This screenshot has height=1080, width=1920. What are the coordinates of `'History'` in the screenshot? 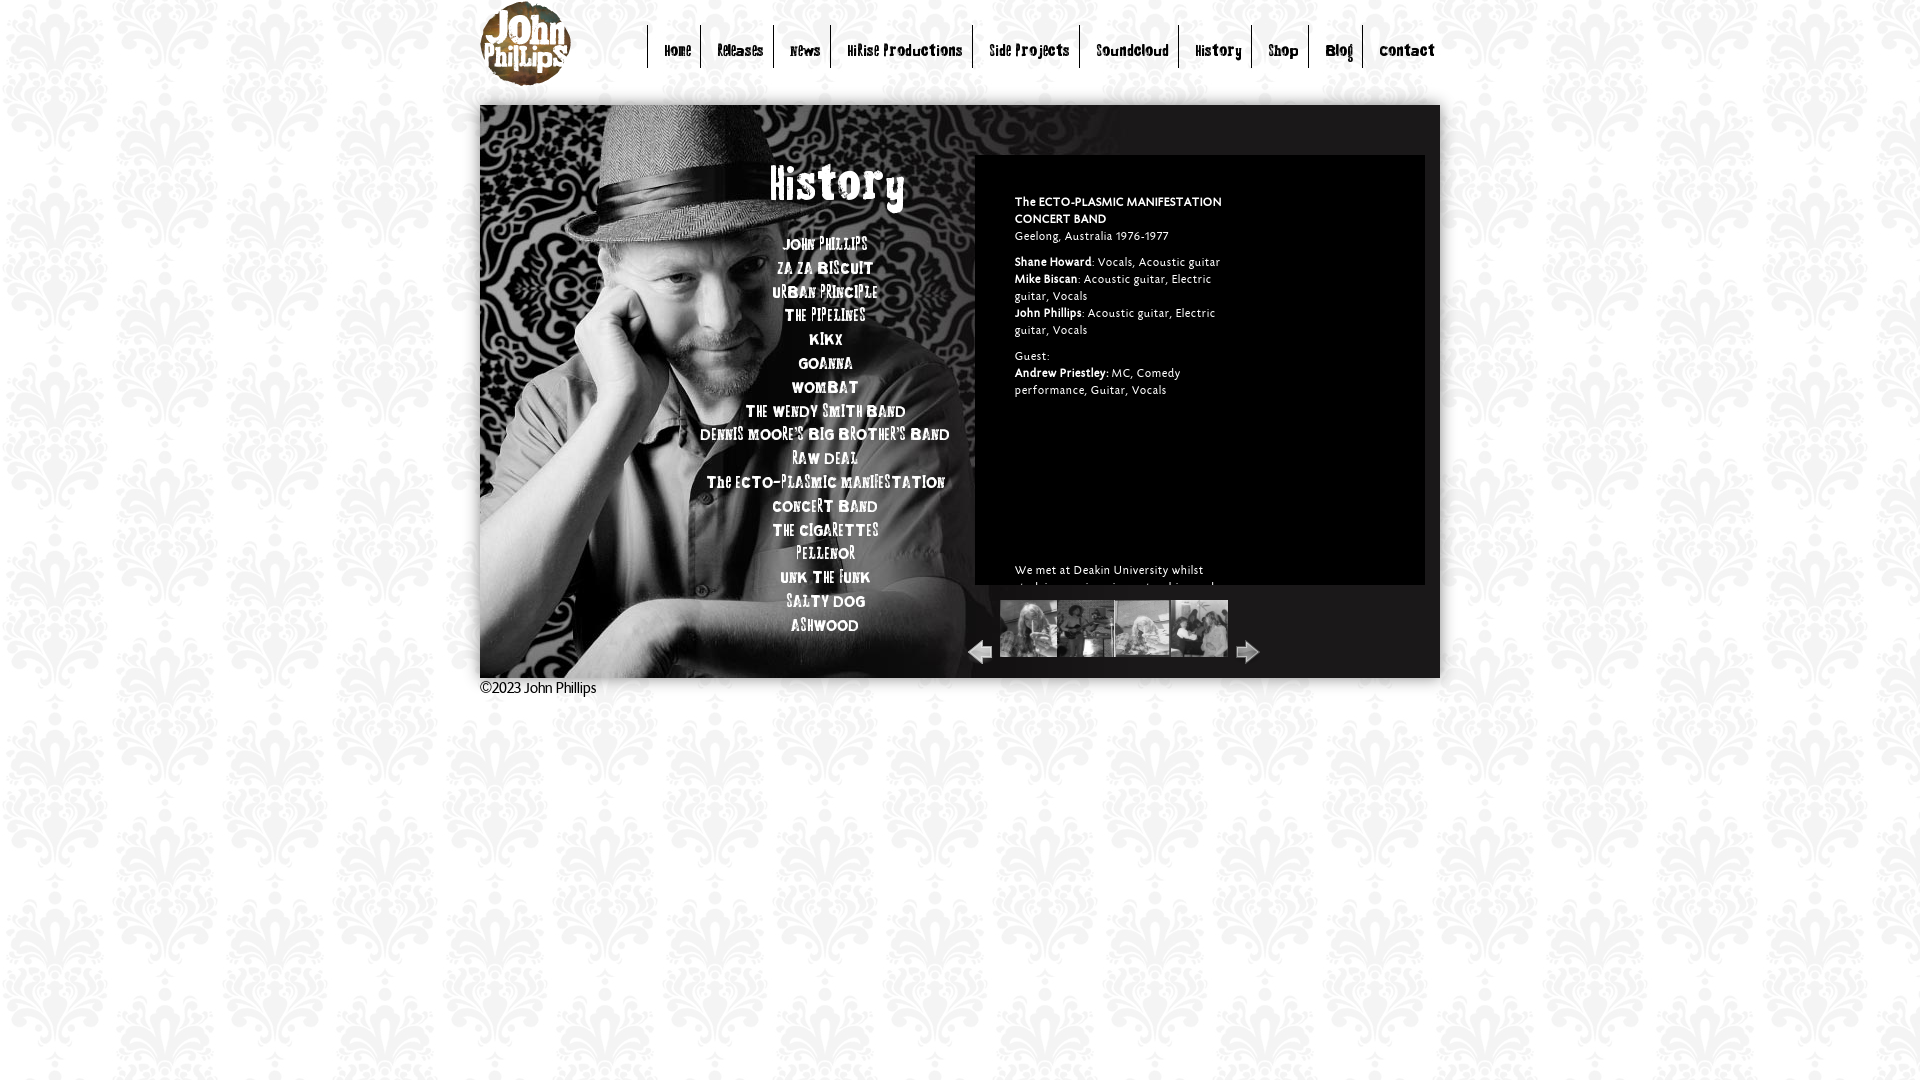 It's located at (1217, 51).